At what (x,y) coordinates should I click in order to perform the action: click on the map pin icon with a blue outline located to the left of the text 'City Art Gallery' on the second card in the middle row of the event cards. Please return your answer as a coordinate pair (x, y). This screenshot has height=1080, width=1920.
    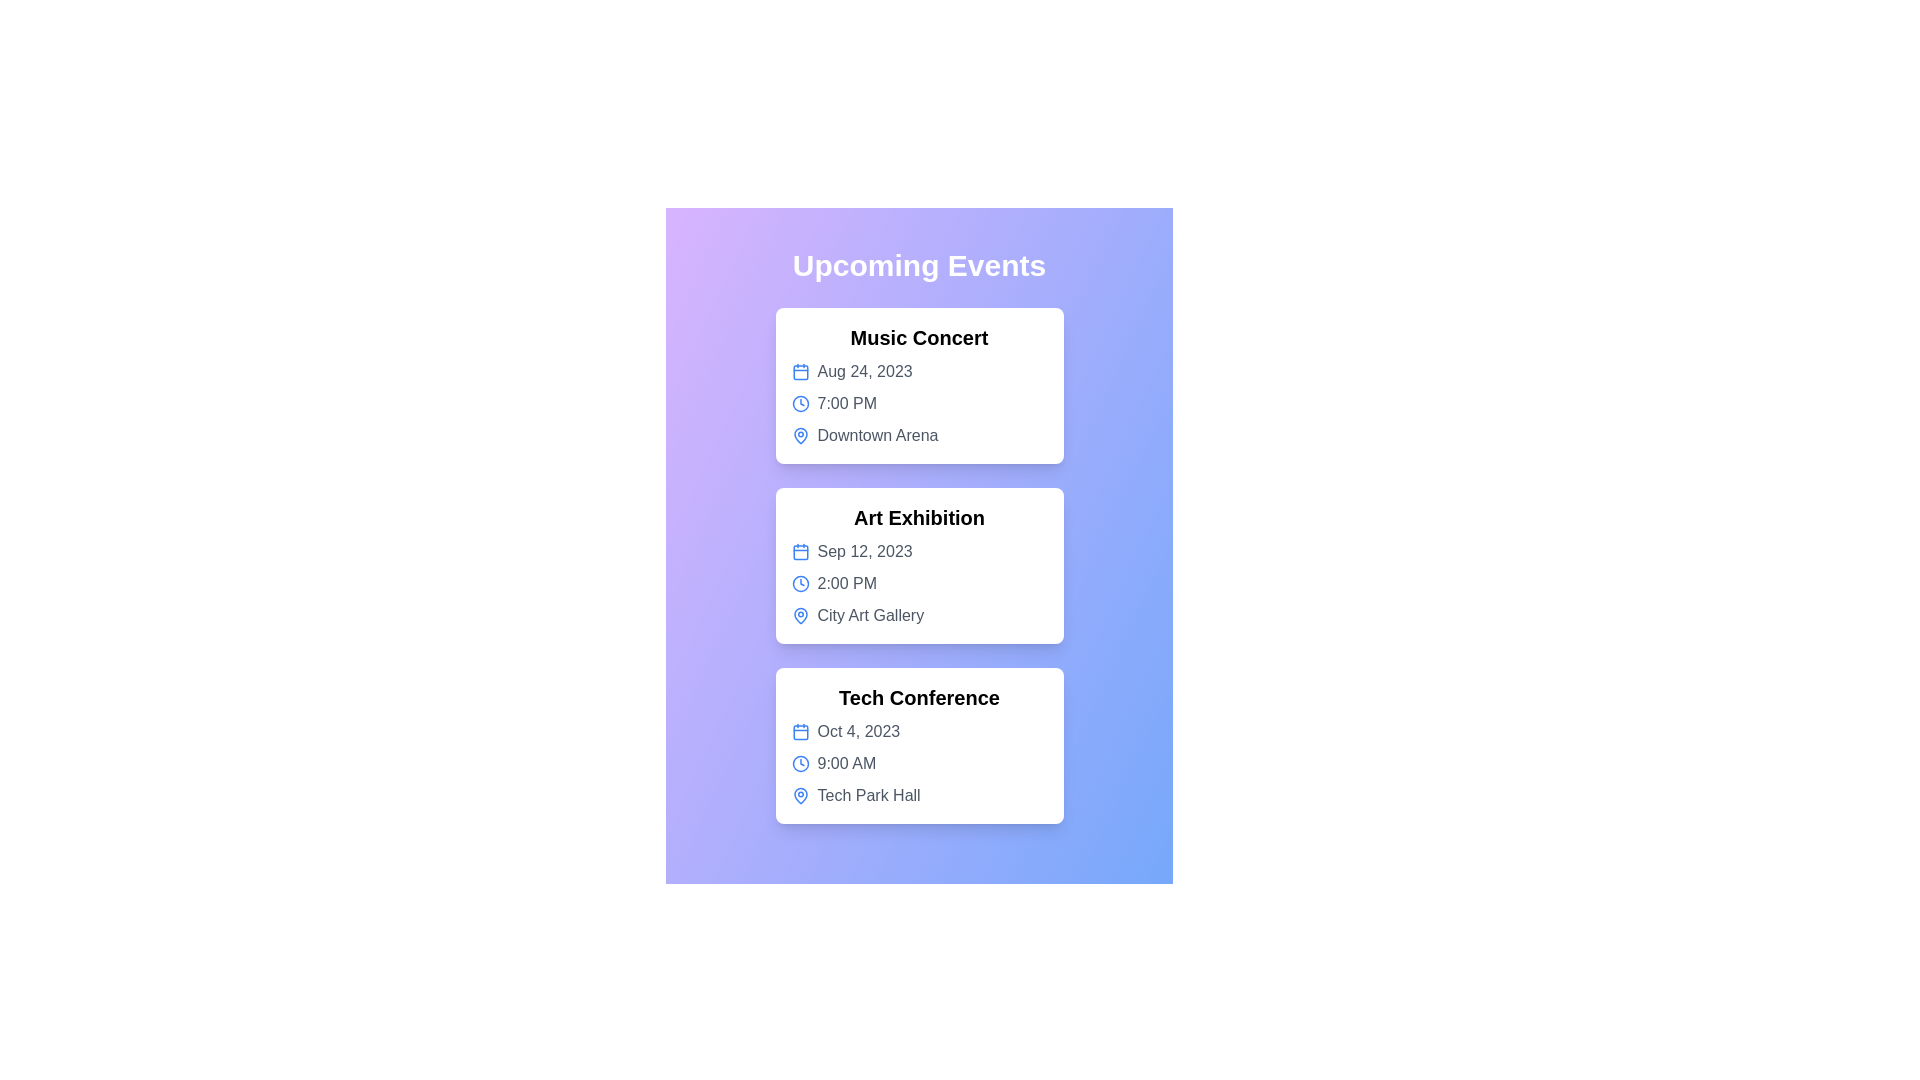
    Looking at the image, I should click on (800, 615).